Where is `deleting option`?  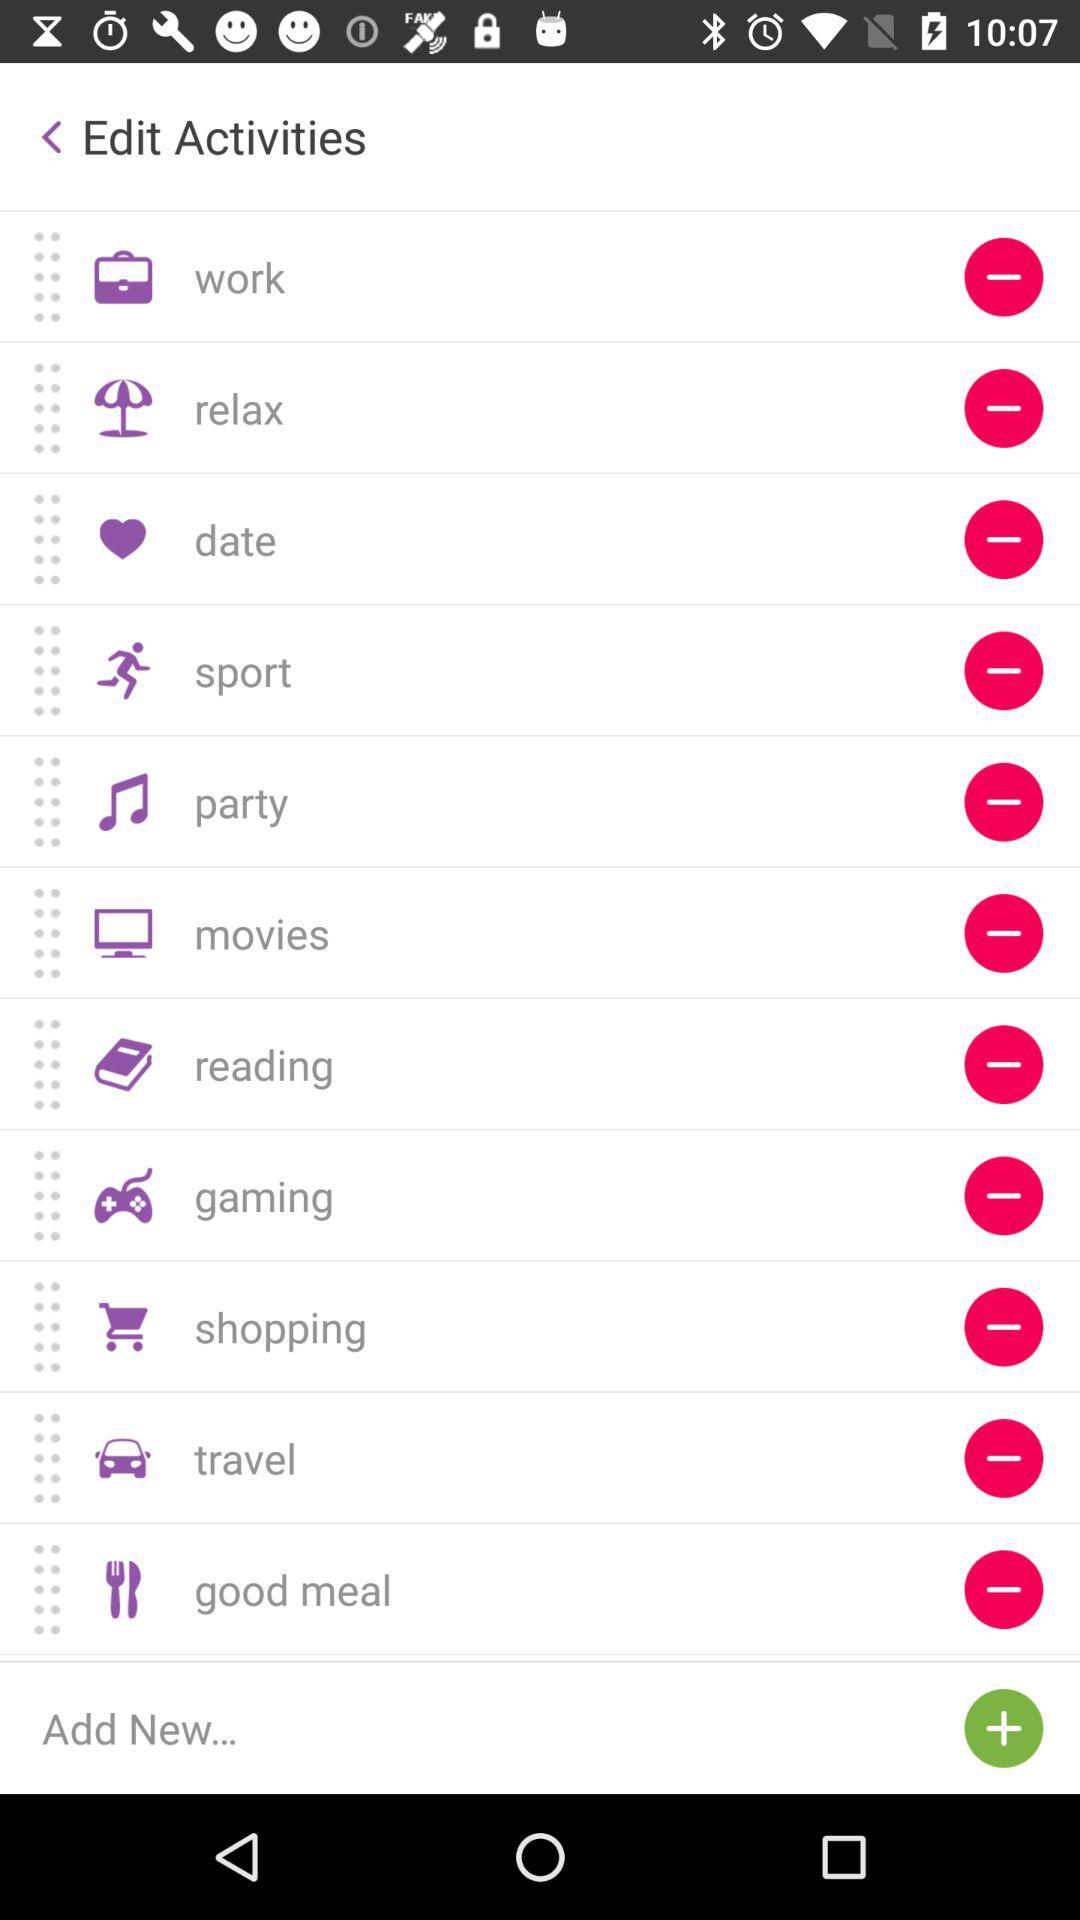 deleting option is located at coordinates (1003, 1657).